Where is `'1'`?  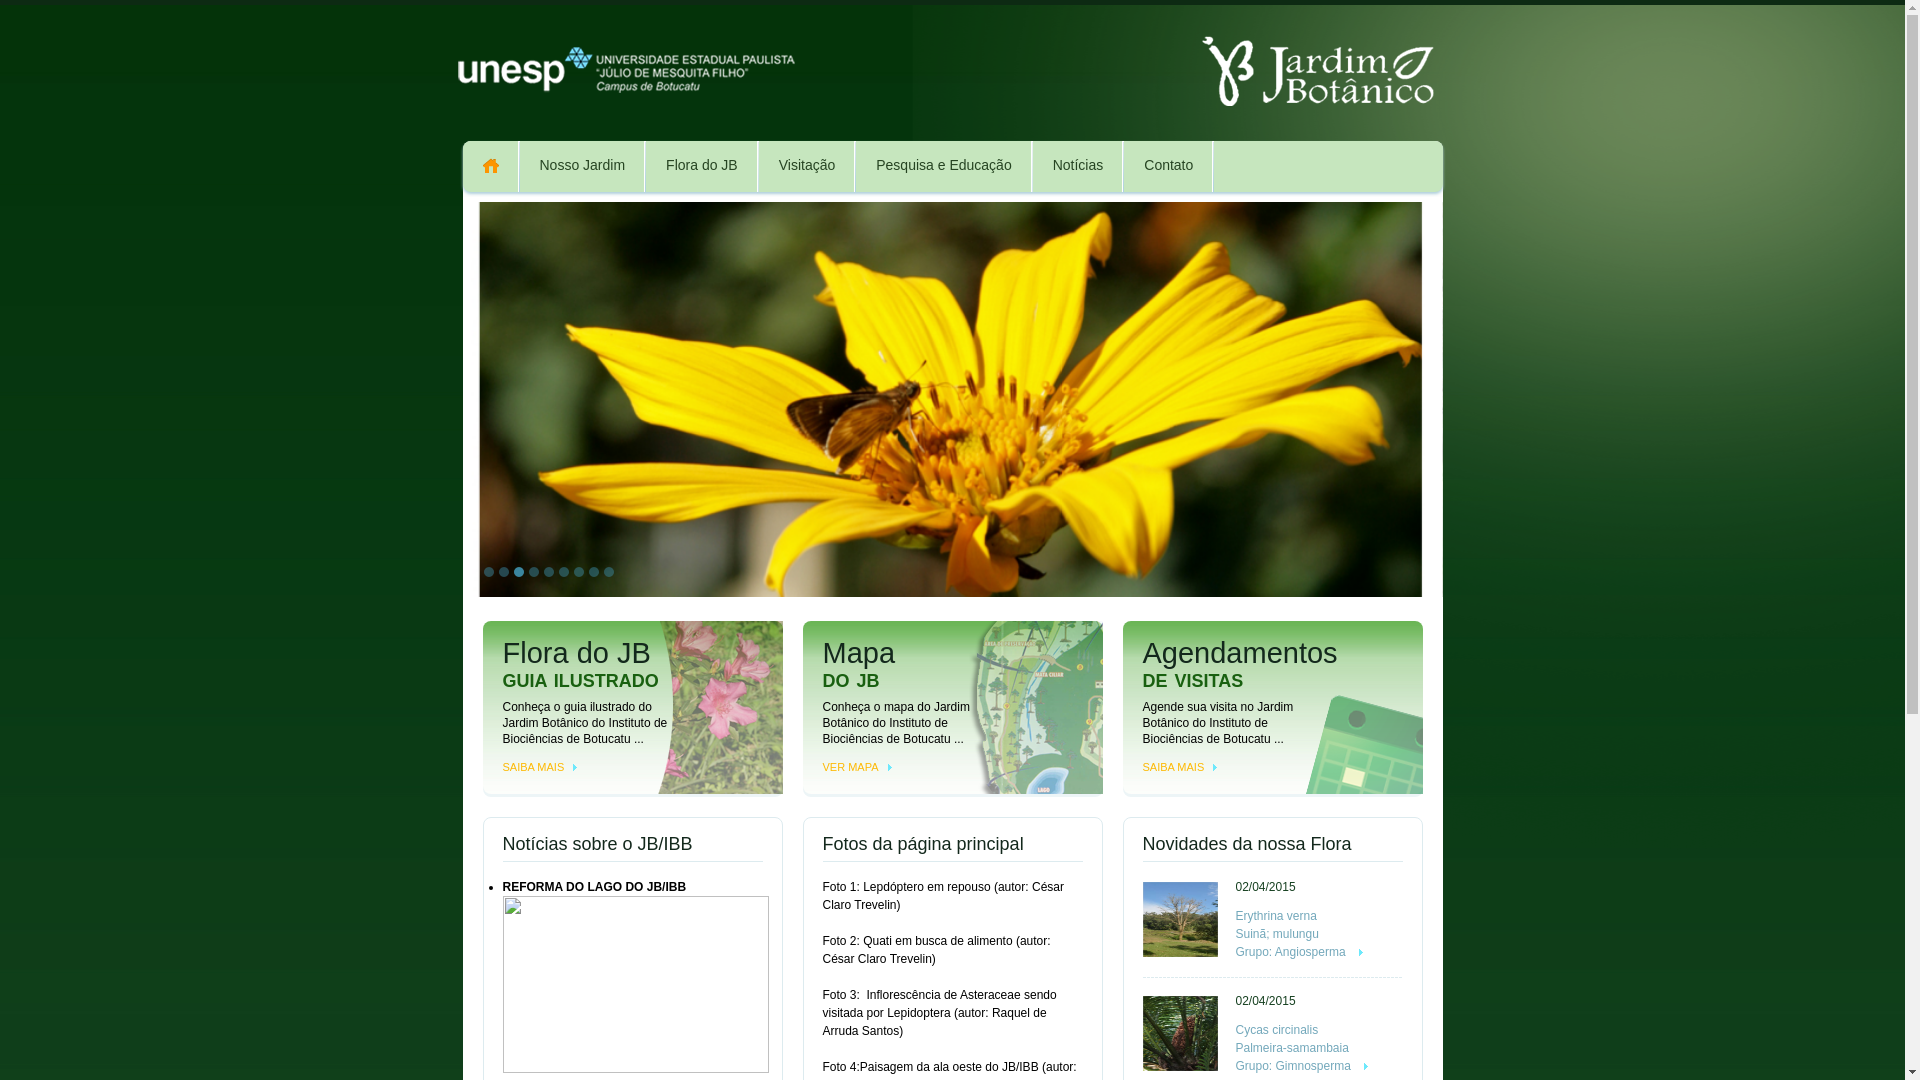 '1' is located at coordinates (484, 571).